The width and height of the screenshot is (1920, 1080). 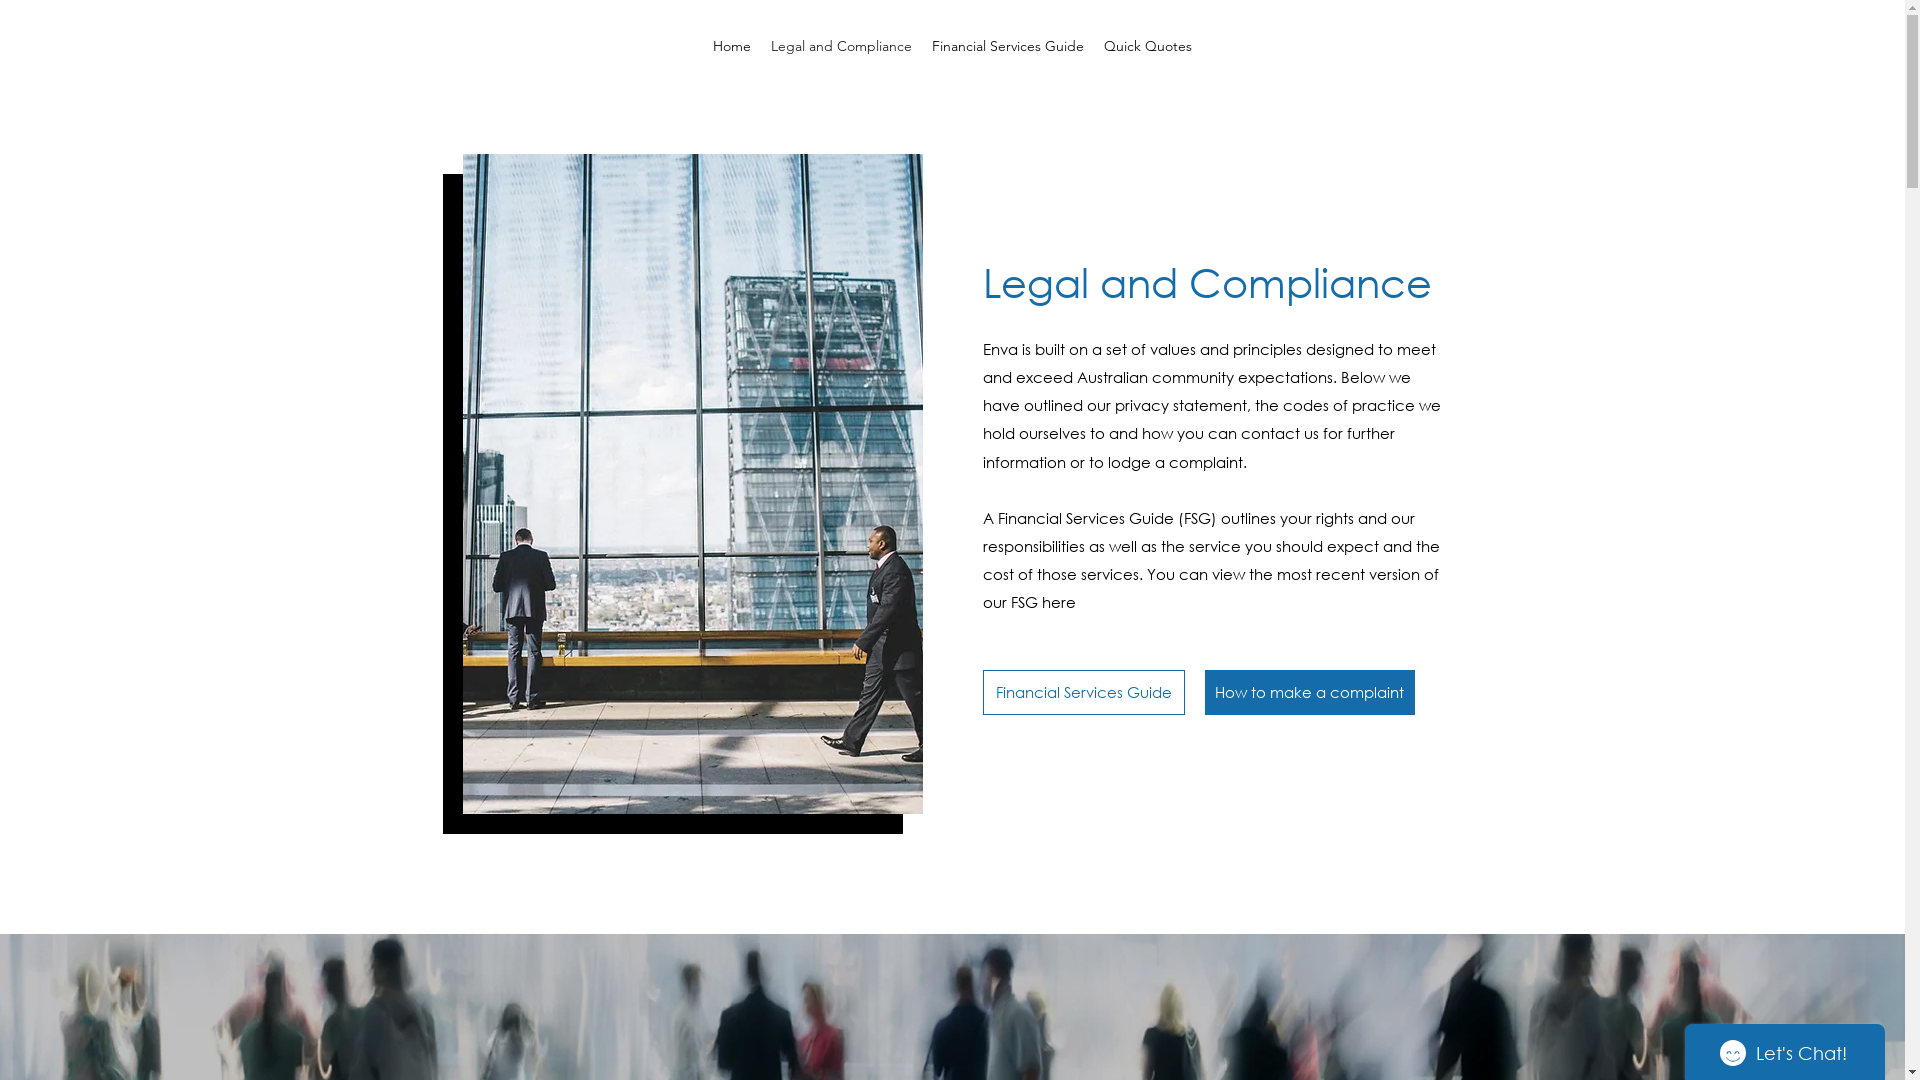 I want to click on 'Financial Services Guide', so click(x=1082, y=691).